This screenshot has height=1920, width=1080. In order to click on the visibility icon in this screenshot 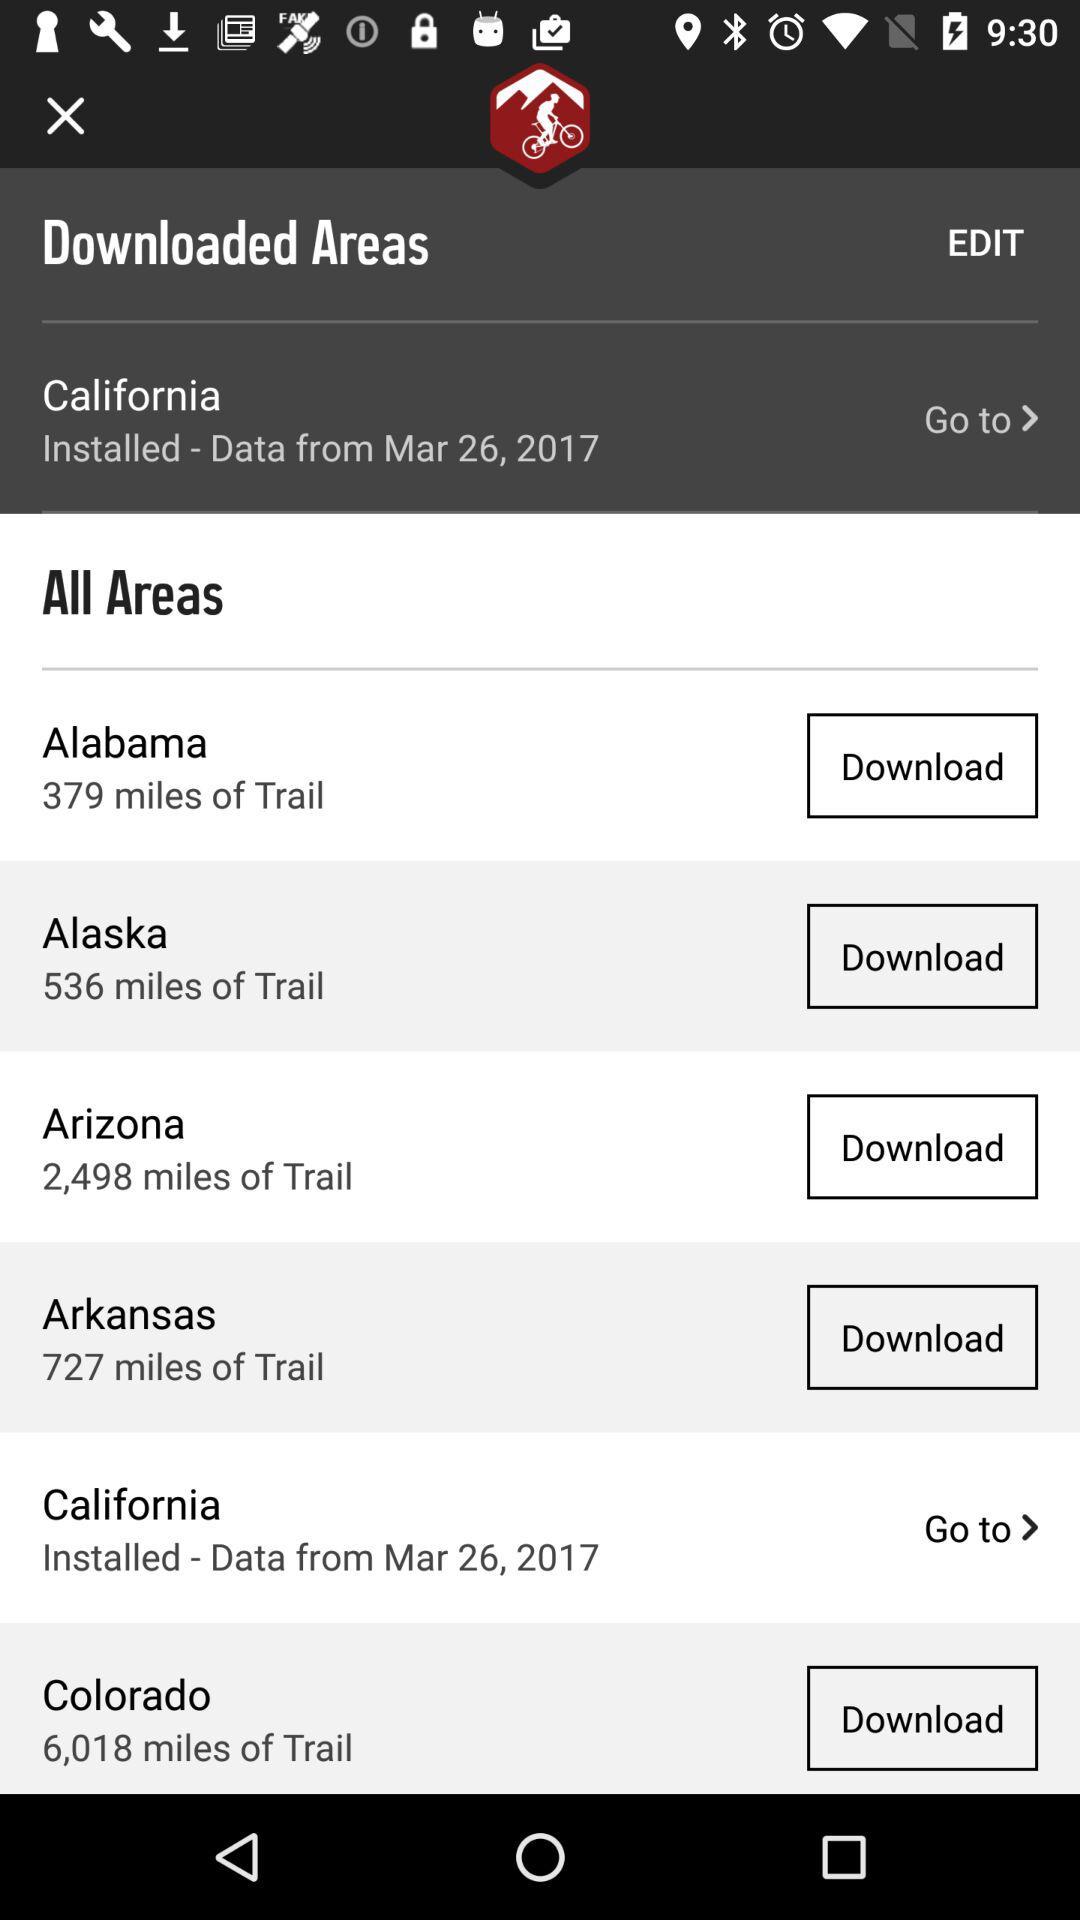, I will do `click(1009, 380)`.